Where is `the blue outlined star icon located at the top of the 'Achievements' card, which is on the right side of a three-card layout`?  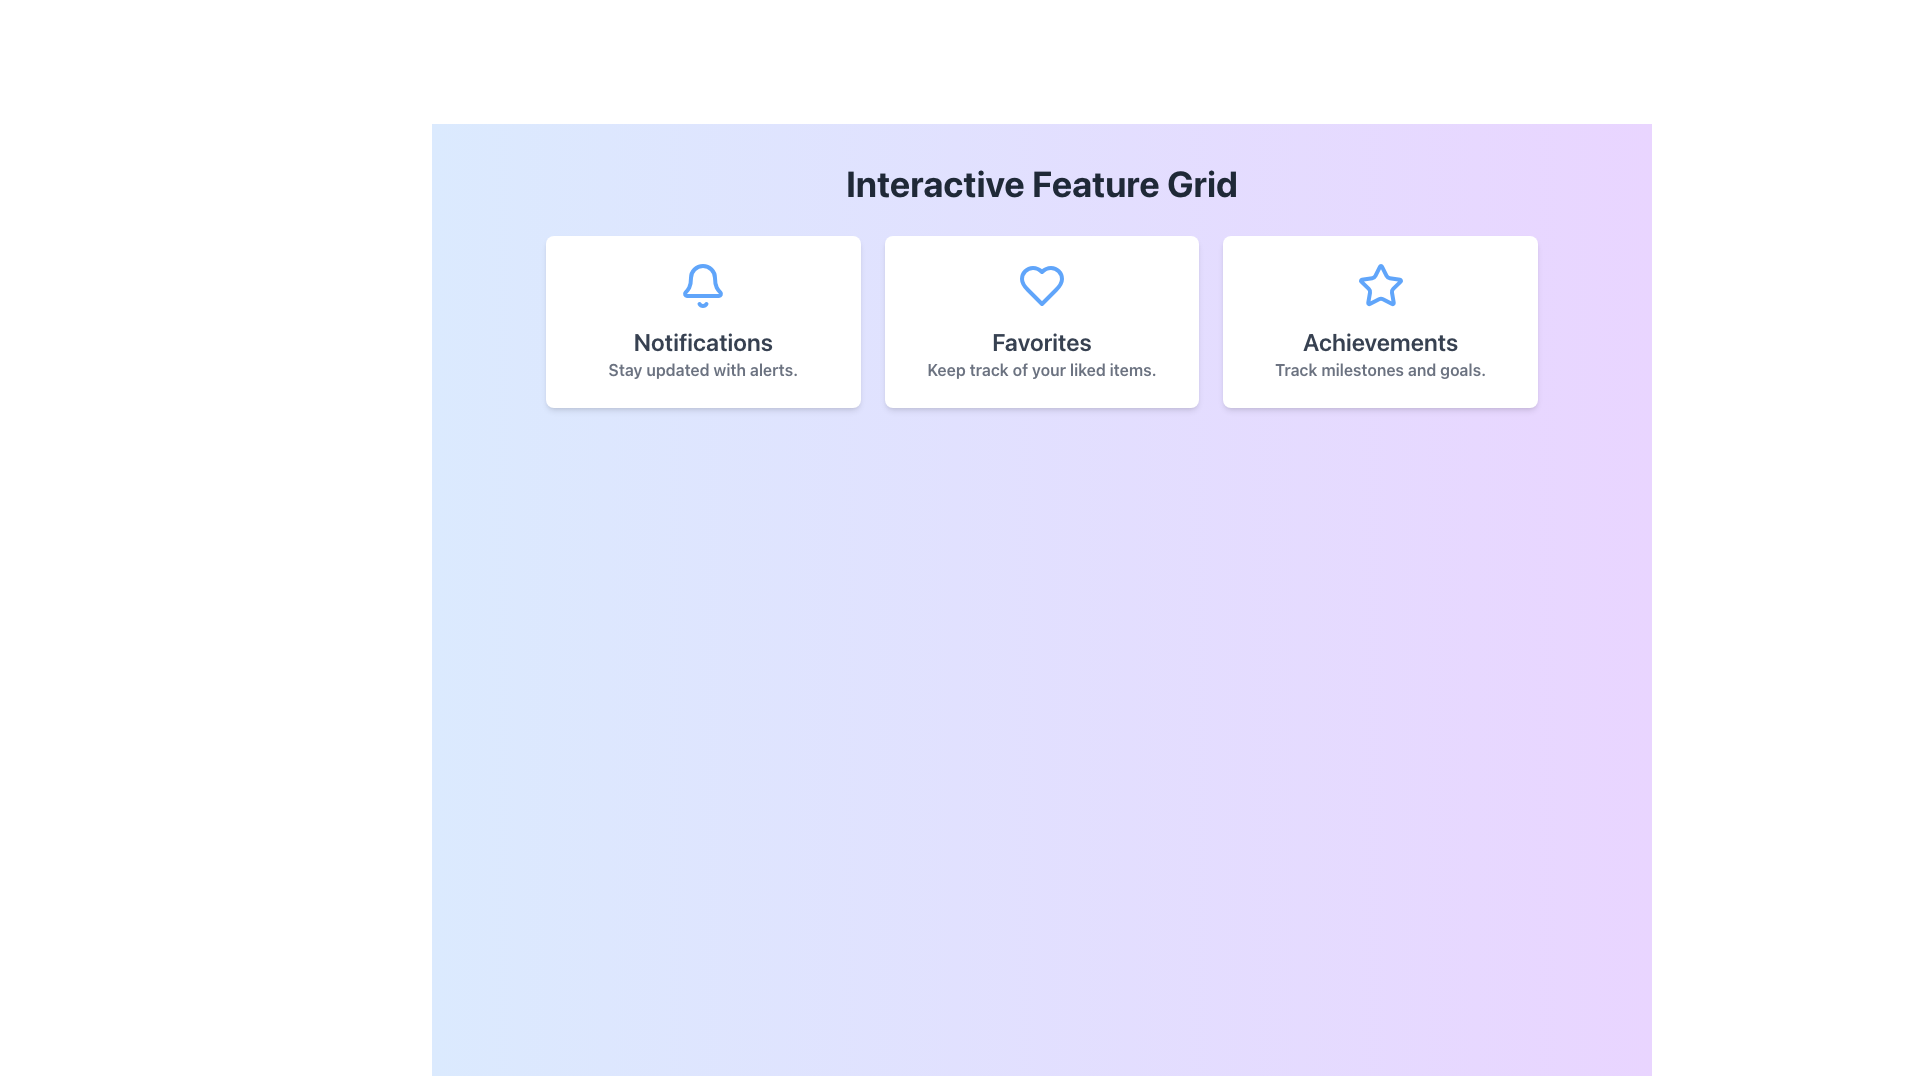 the blue outlined star icon located at the top of the 'Achievements' card, which is on the right side of a three-card layout is located at coordinates (1379, 285).